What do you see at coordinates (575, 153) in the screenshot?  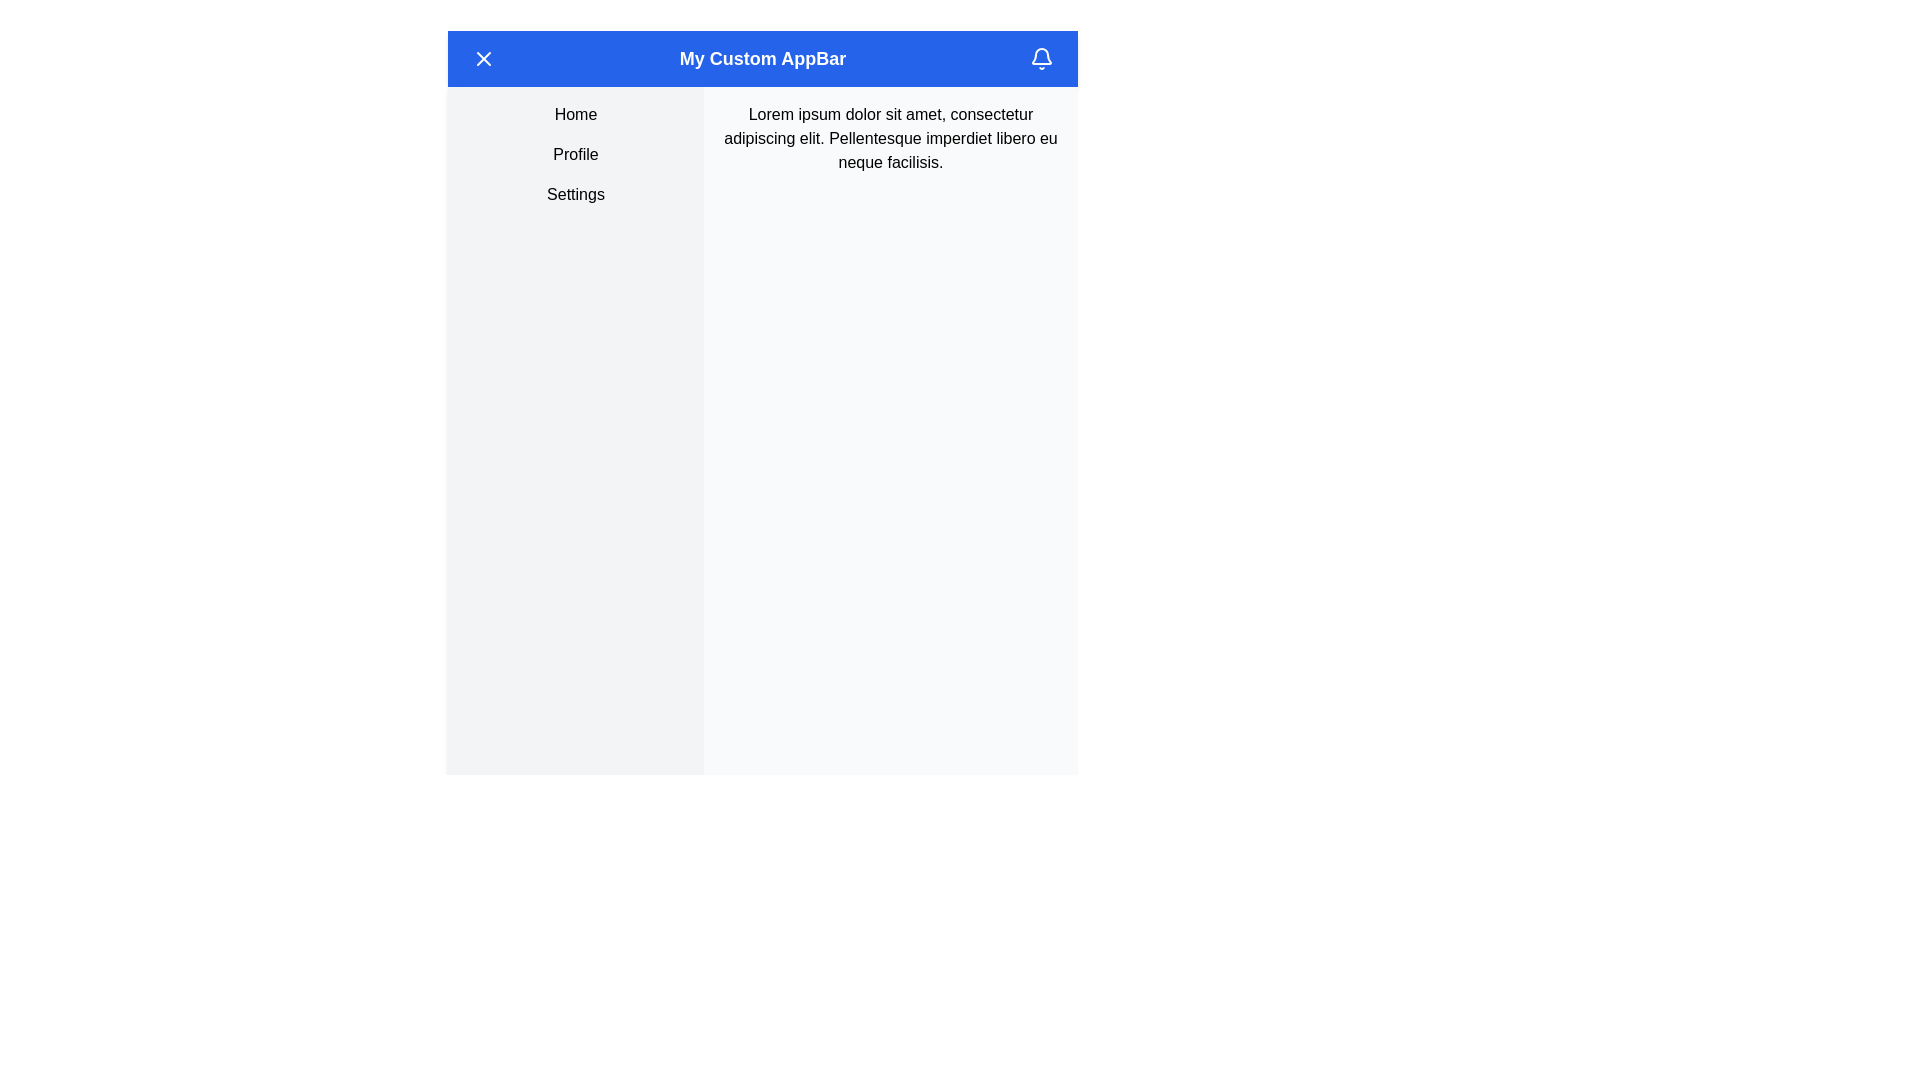 I see `the 'Profile' label in the vertical list of options located in the side menu panel, which is positioned below 'Home' and above 'Settings'` at bounding box center [575, 153].